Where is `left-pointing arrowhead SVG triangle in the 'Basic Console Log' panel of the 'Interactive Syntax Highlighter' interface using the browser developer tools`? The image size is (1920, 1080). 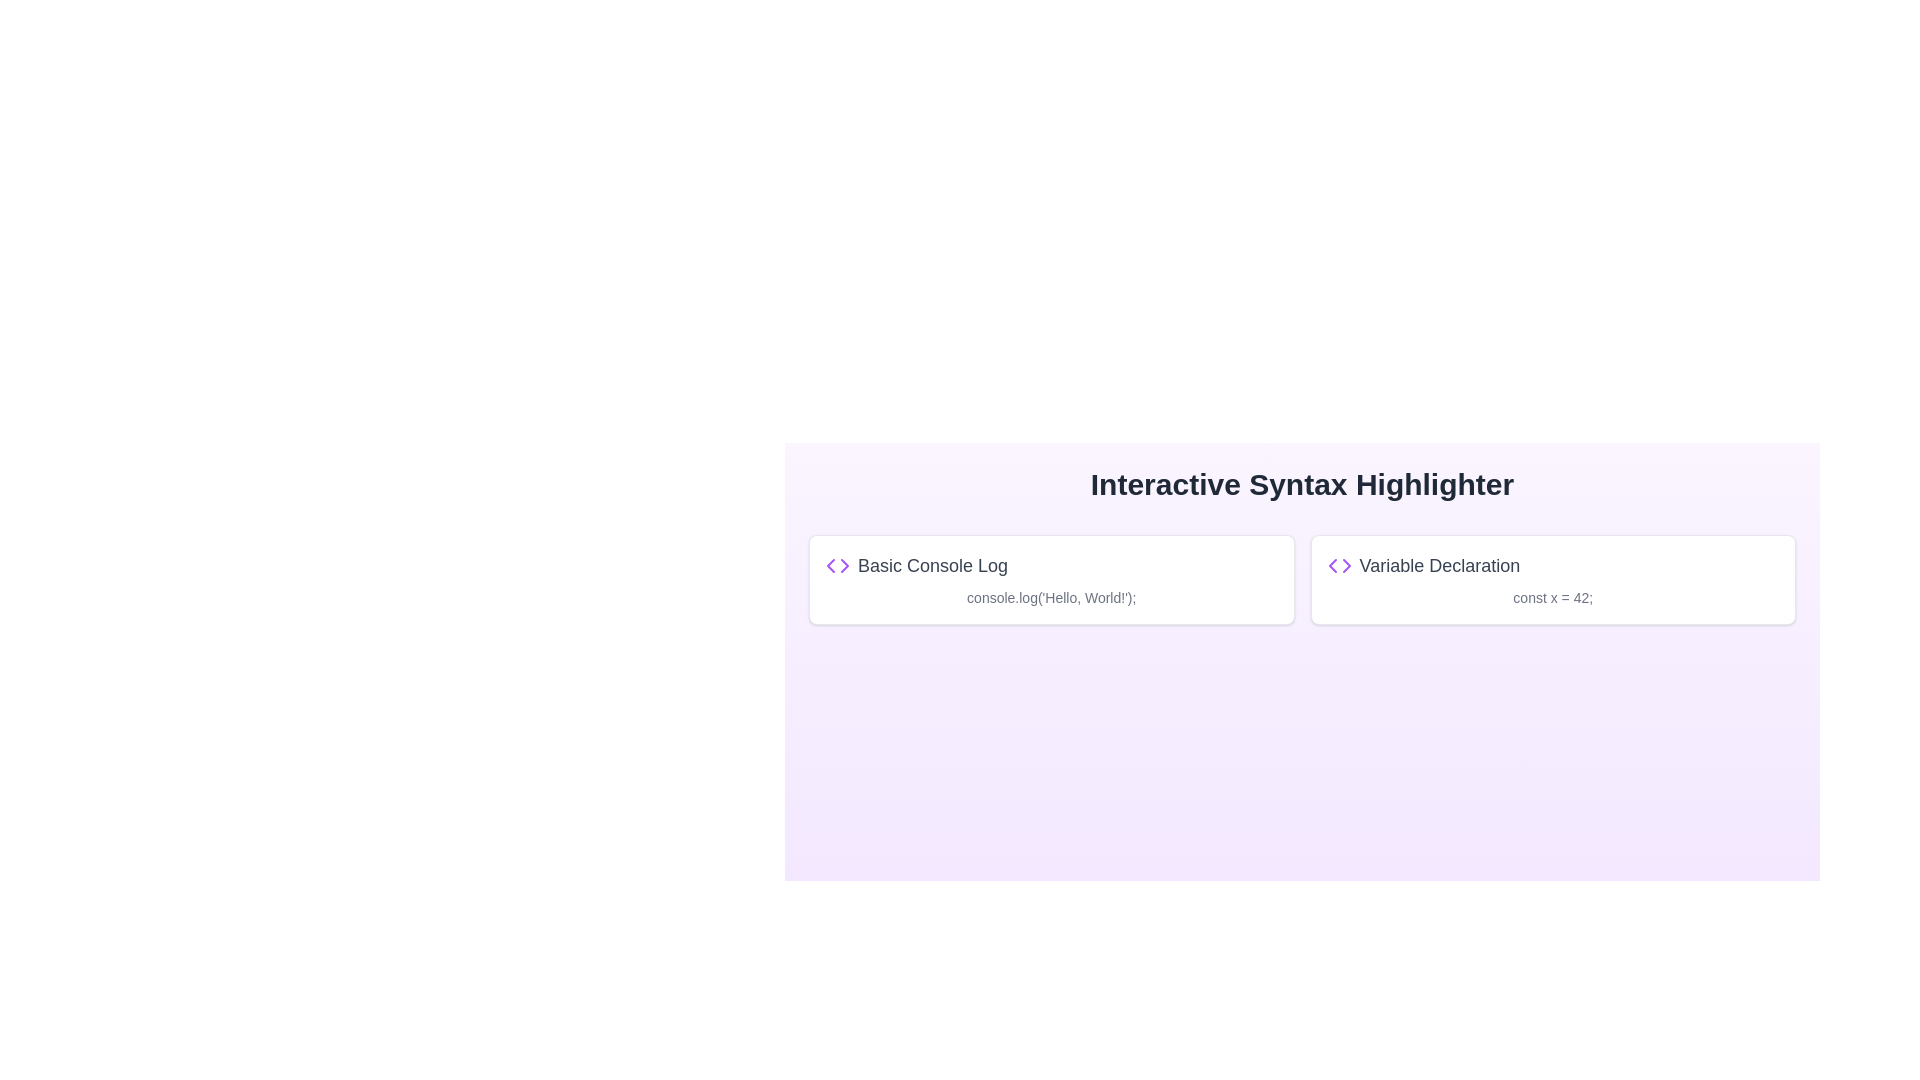 left-pointing arrowhead SVG triangle in the 'Basic Console Log' panel of the 'Interactive Syntax Highlighter' interface using the browser developer tools is located at coordinates (830, 566).